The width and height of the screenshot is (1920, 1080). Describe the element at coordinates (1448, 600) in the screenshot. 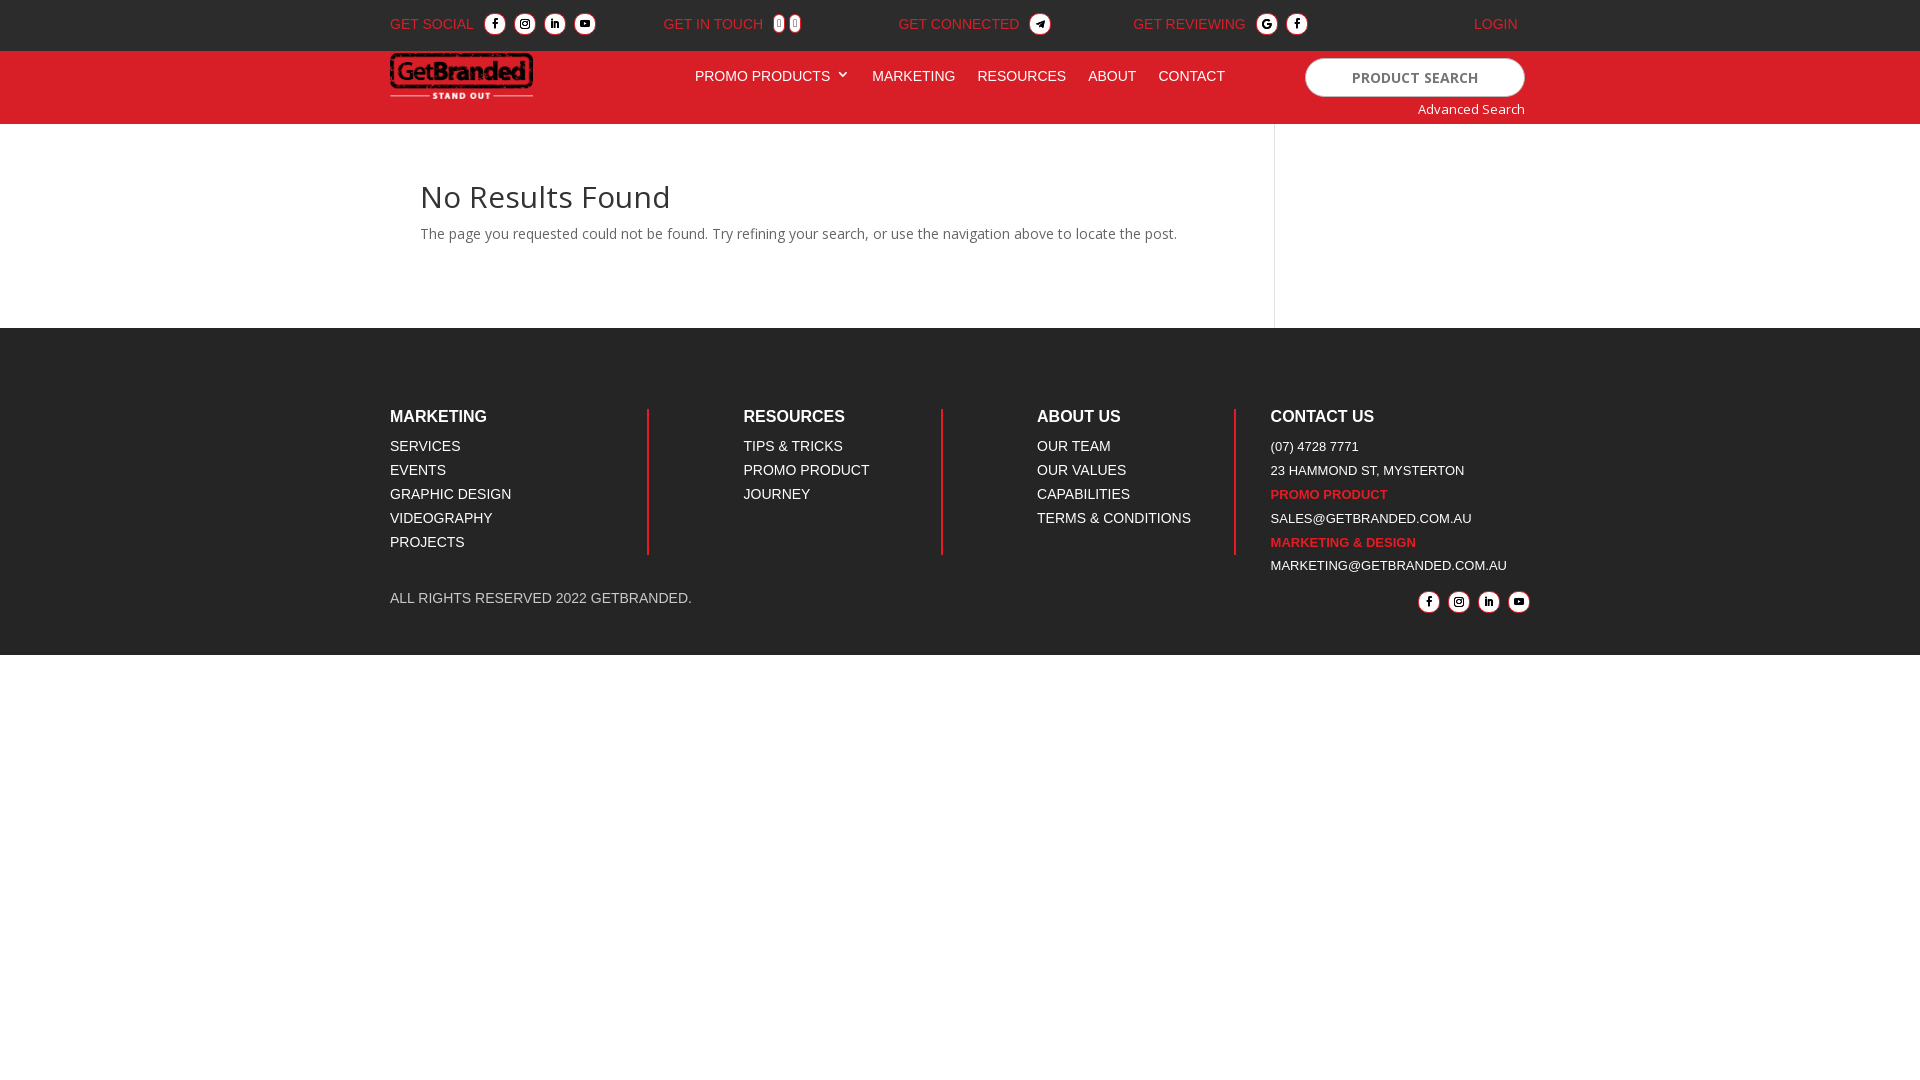

I see `'Follow on Instagram'` at that location.